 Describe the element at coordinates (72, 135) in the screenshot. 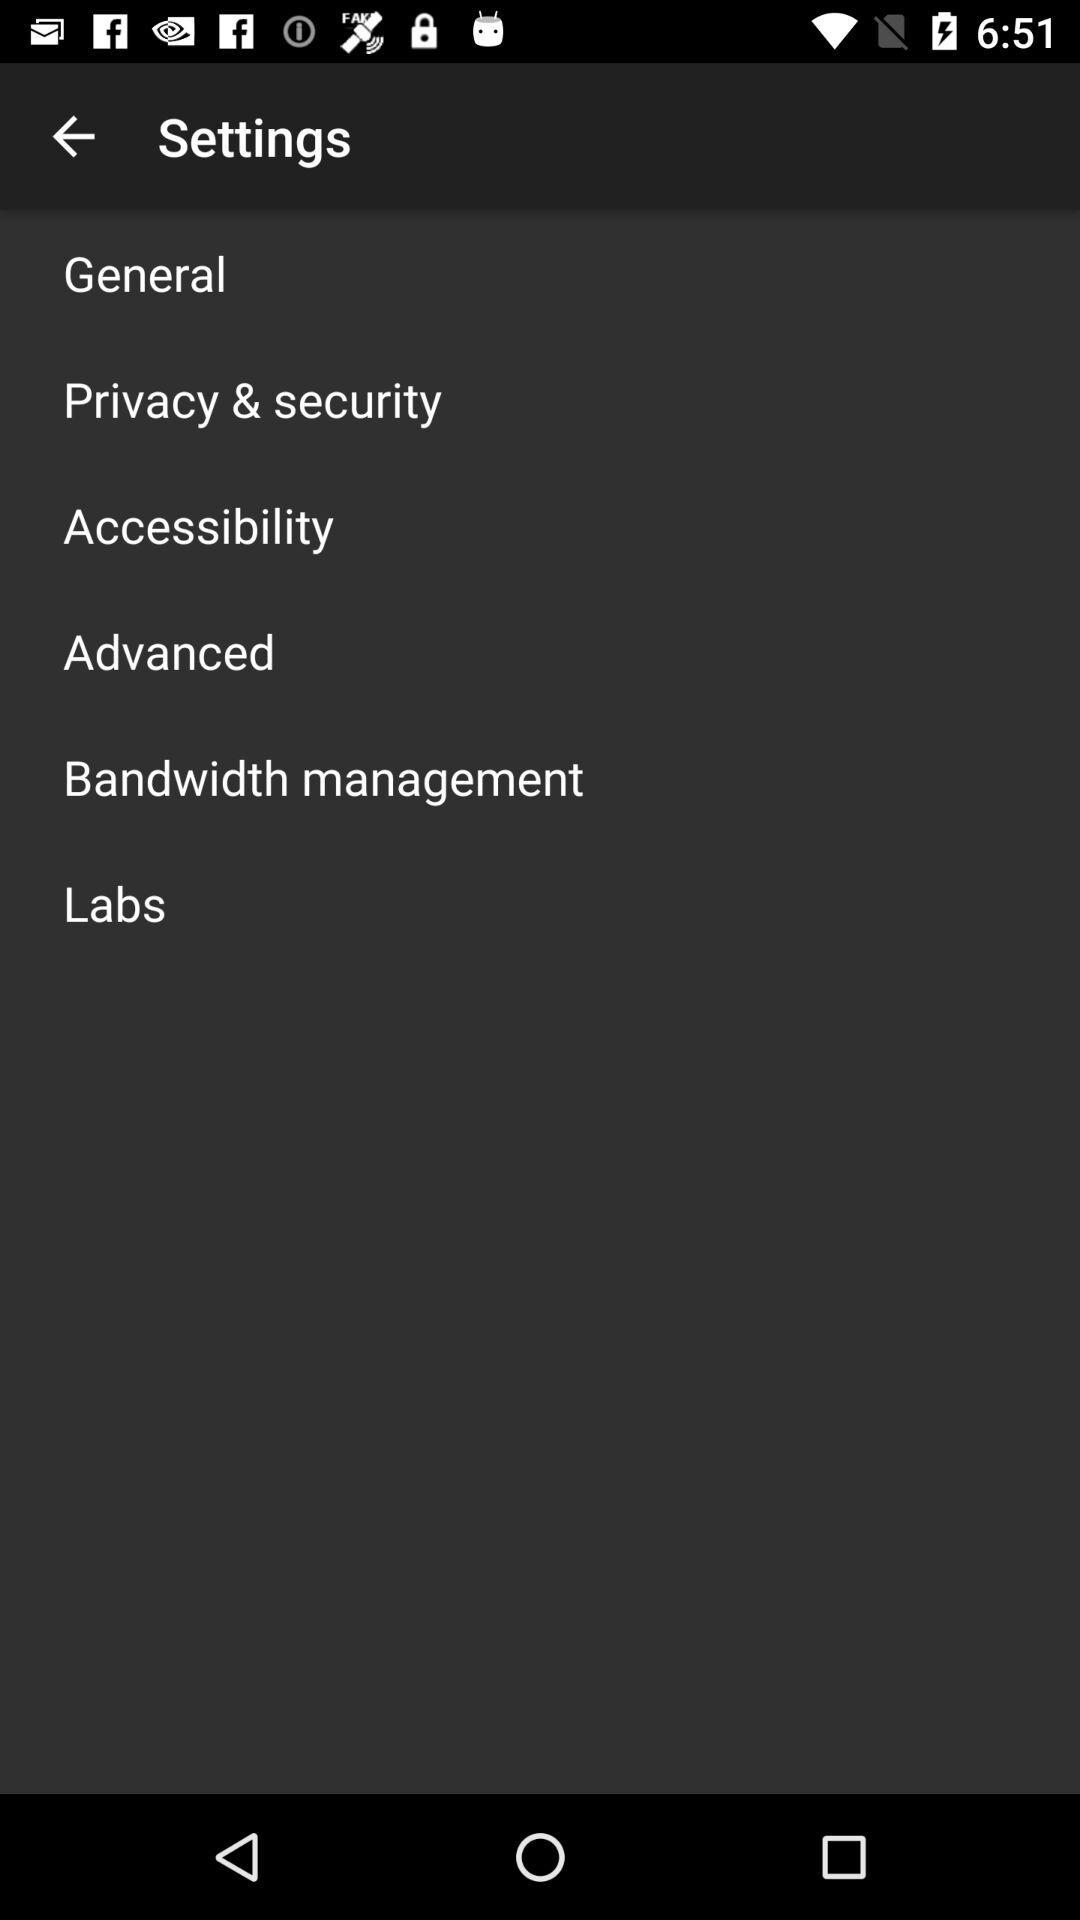

I see `app above general icon` at that location.